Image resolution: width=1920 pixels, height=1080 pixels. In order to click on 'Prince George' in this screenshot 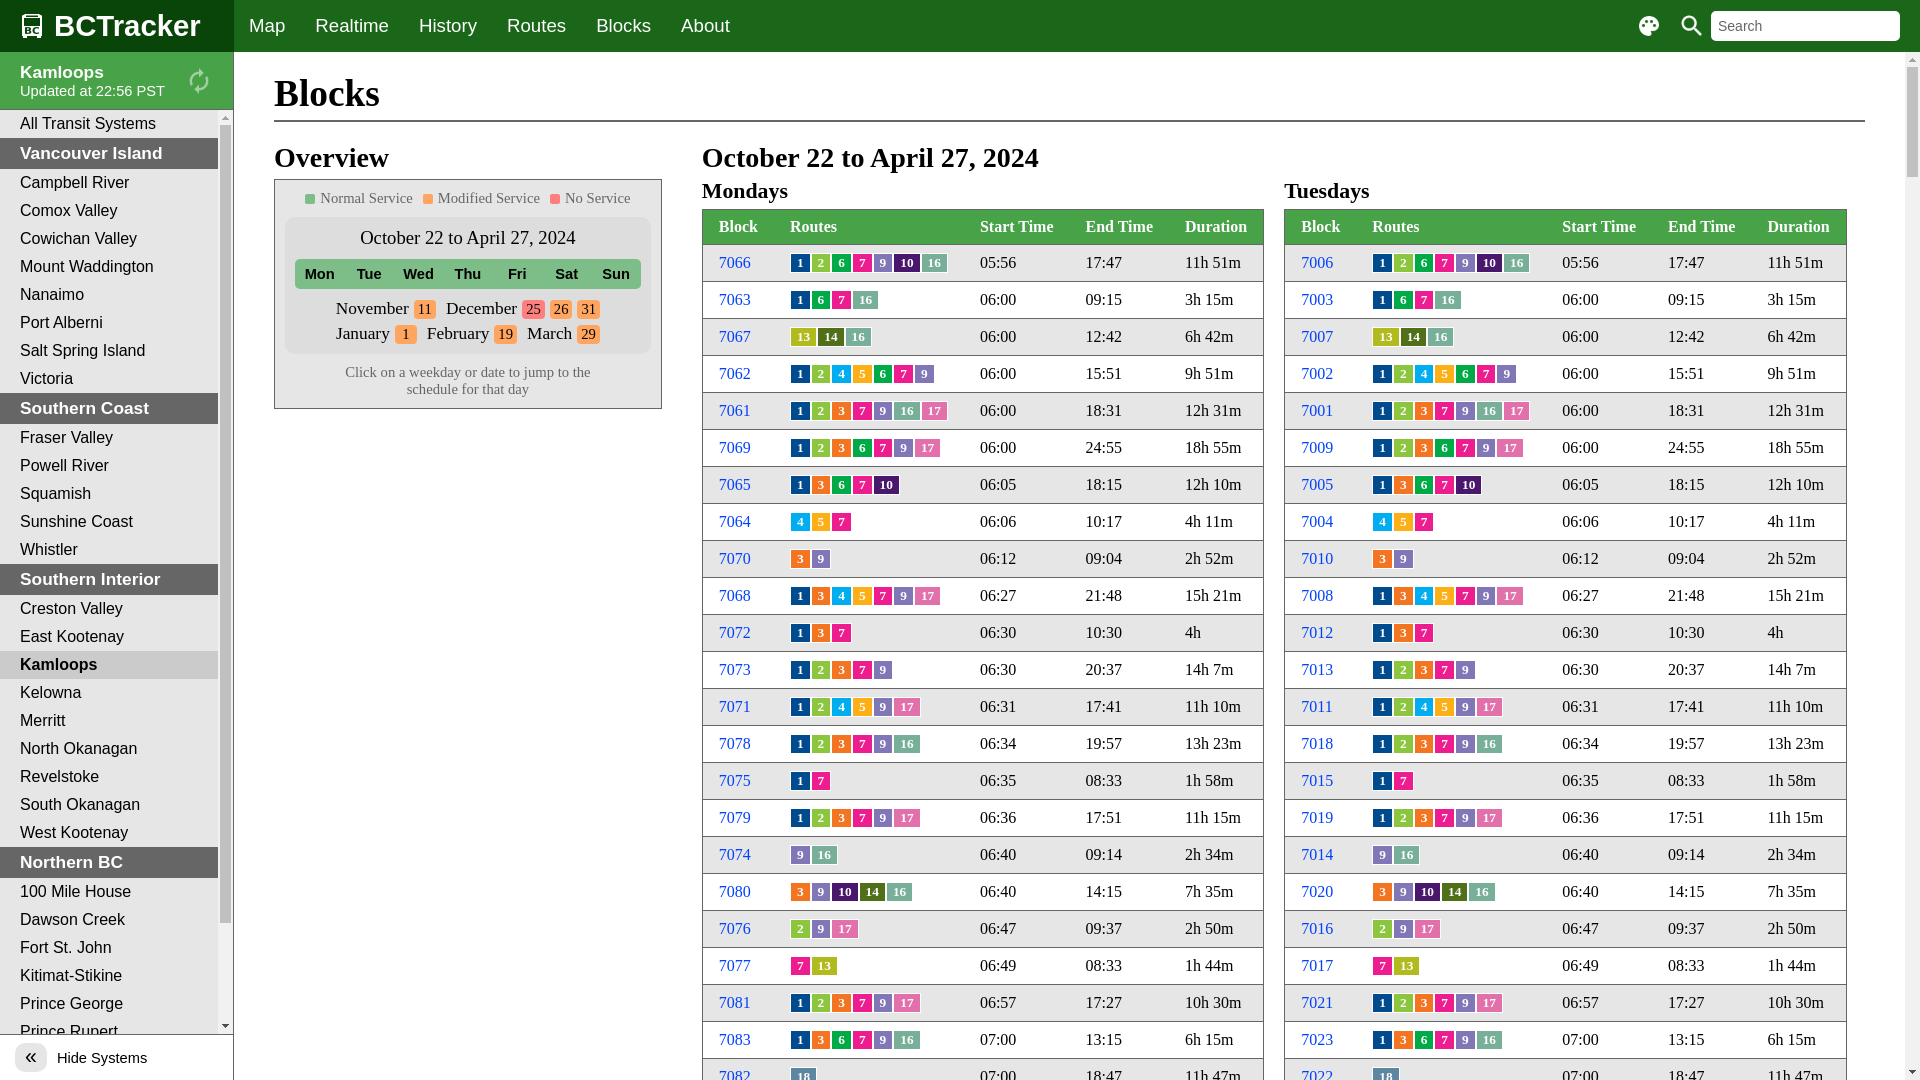, I will do `click(108, 1003)`.